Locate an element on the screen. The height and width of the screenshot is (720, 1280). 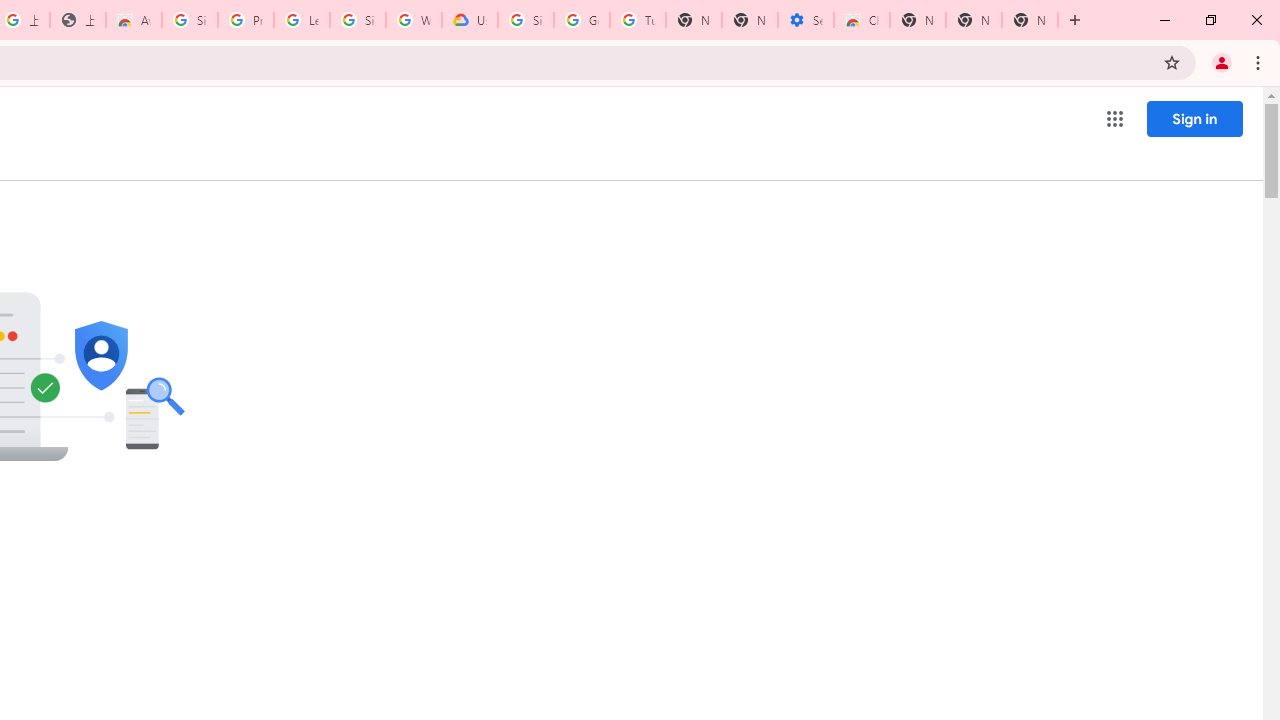
'Turn cookies on or off - Computer - Google Account Help' is located at coordinates (637, 20).